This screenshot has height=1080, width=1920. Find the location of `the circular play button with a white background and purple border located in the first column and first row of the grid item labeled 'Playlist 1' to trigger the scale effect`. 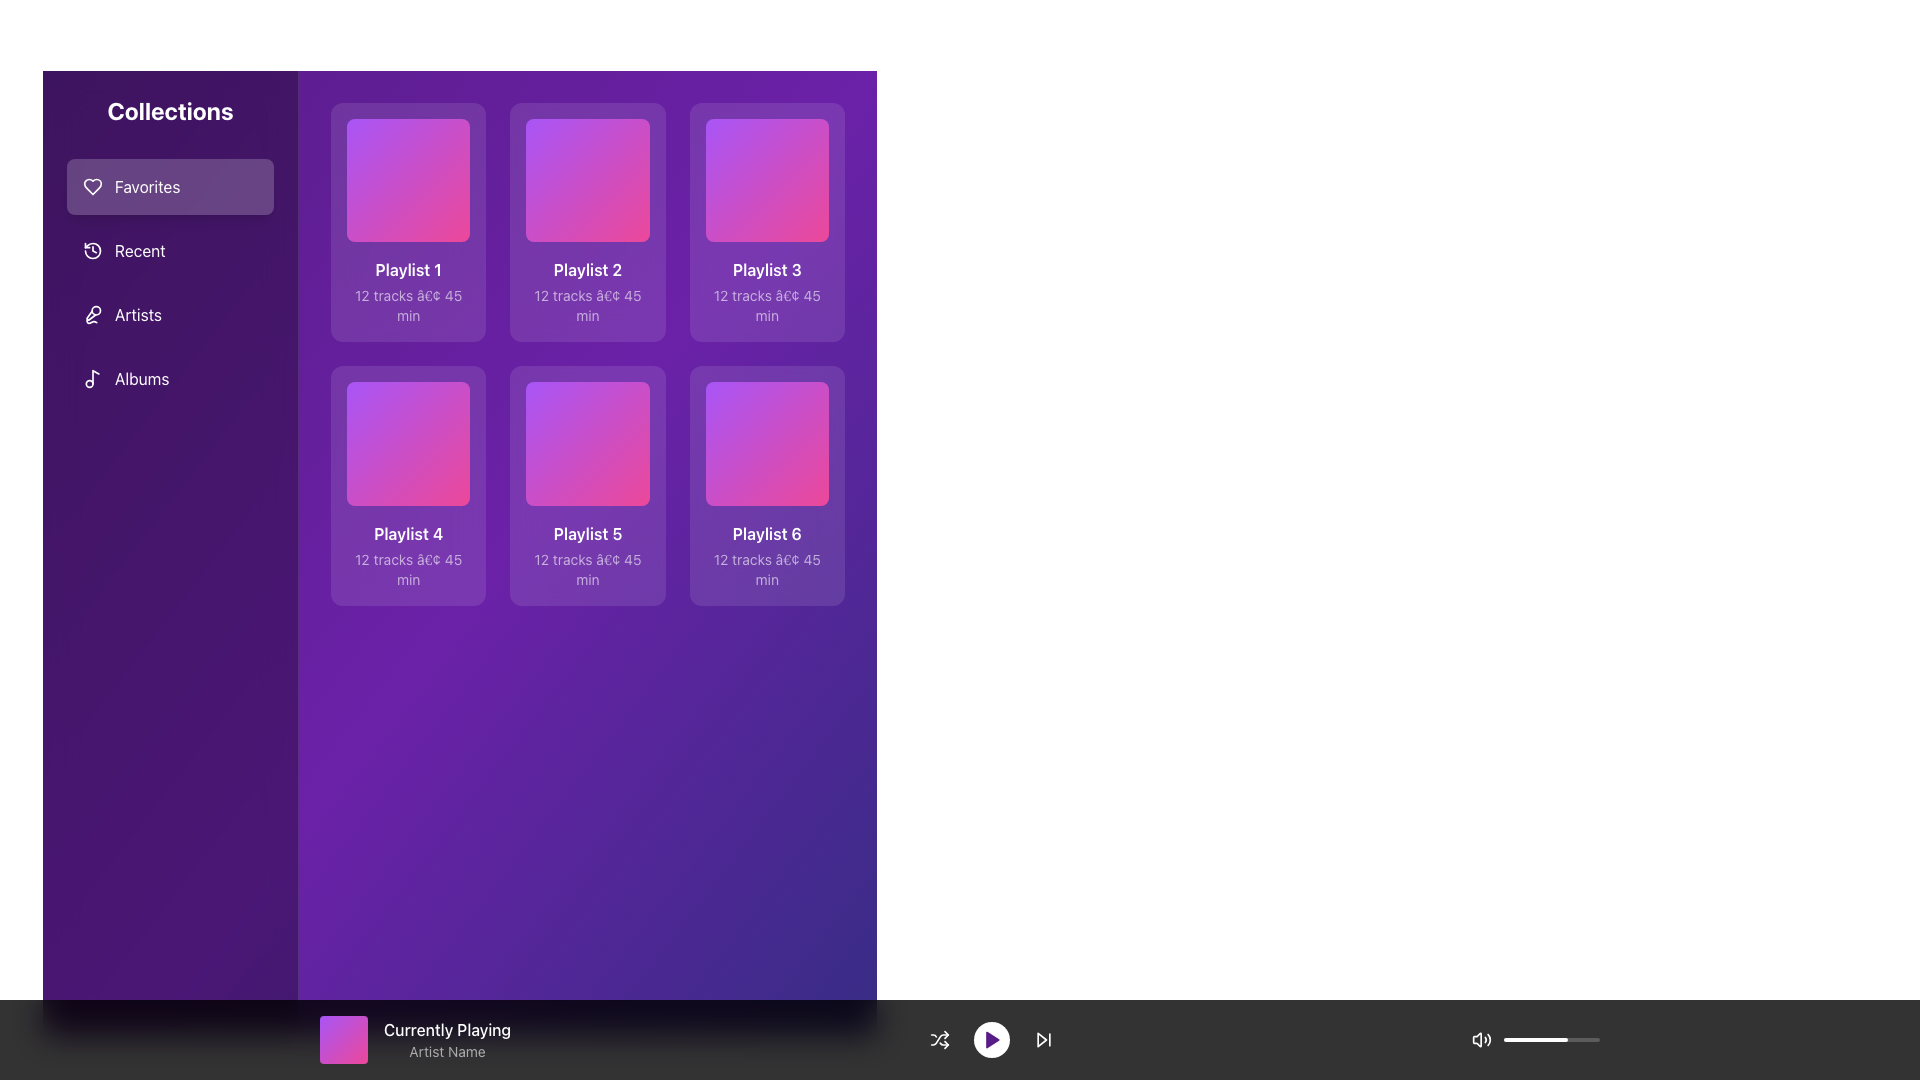

the circular play button with a white background and purple border located in the first column and first row of the grid item labeled 'Playlist 1' to trigger the scale effect is located at coordinates (407, 180).